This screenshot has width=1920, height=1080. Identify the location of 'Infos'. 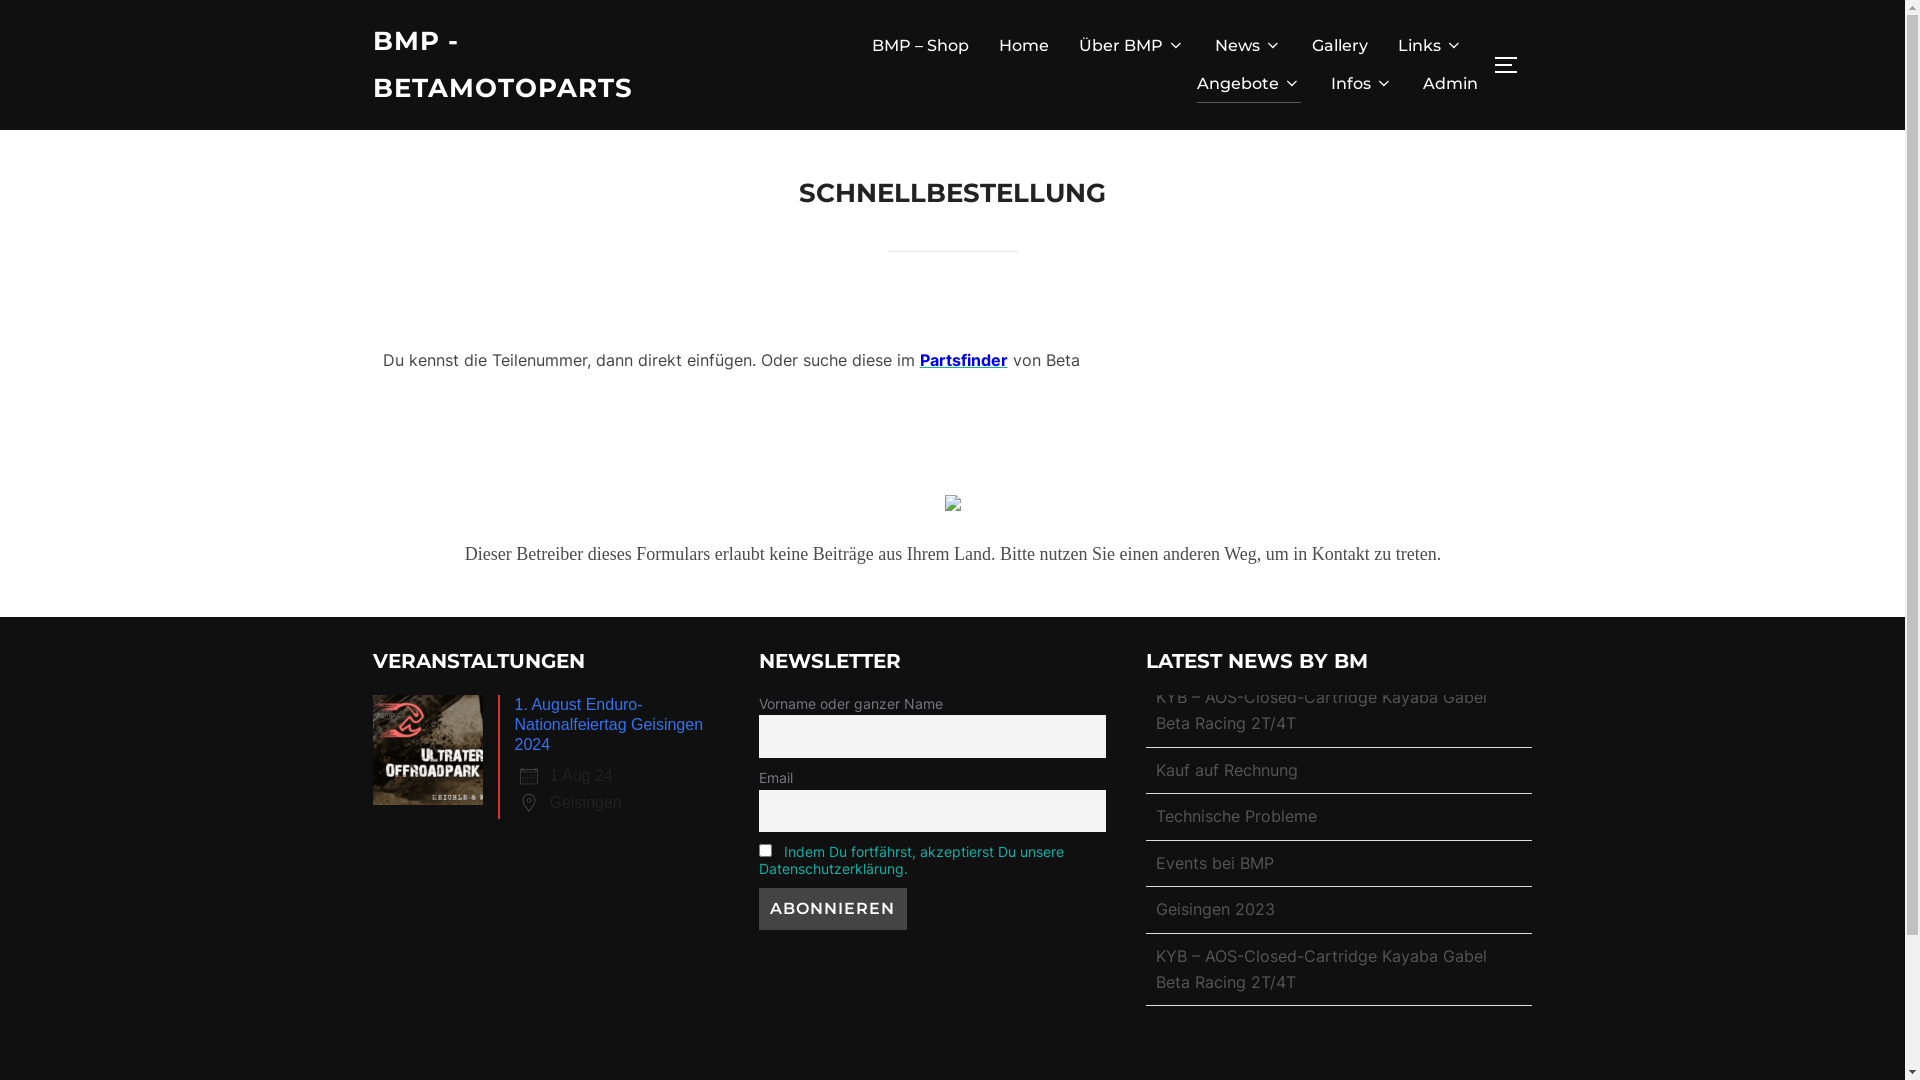
(1360, 83).